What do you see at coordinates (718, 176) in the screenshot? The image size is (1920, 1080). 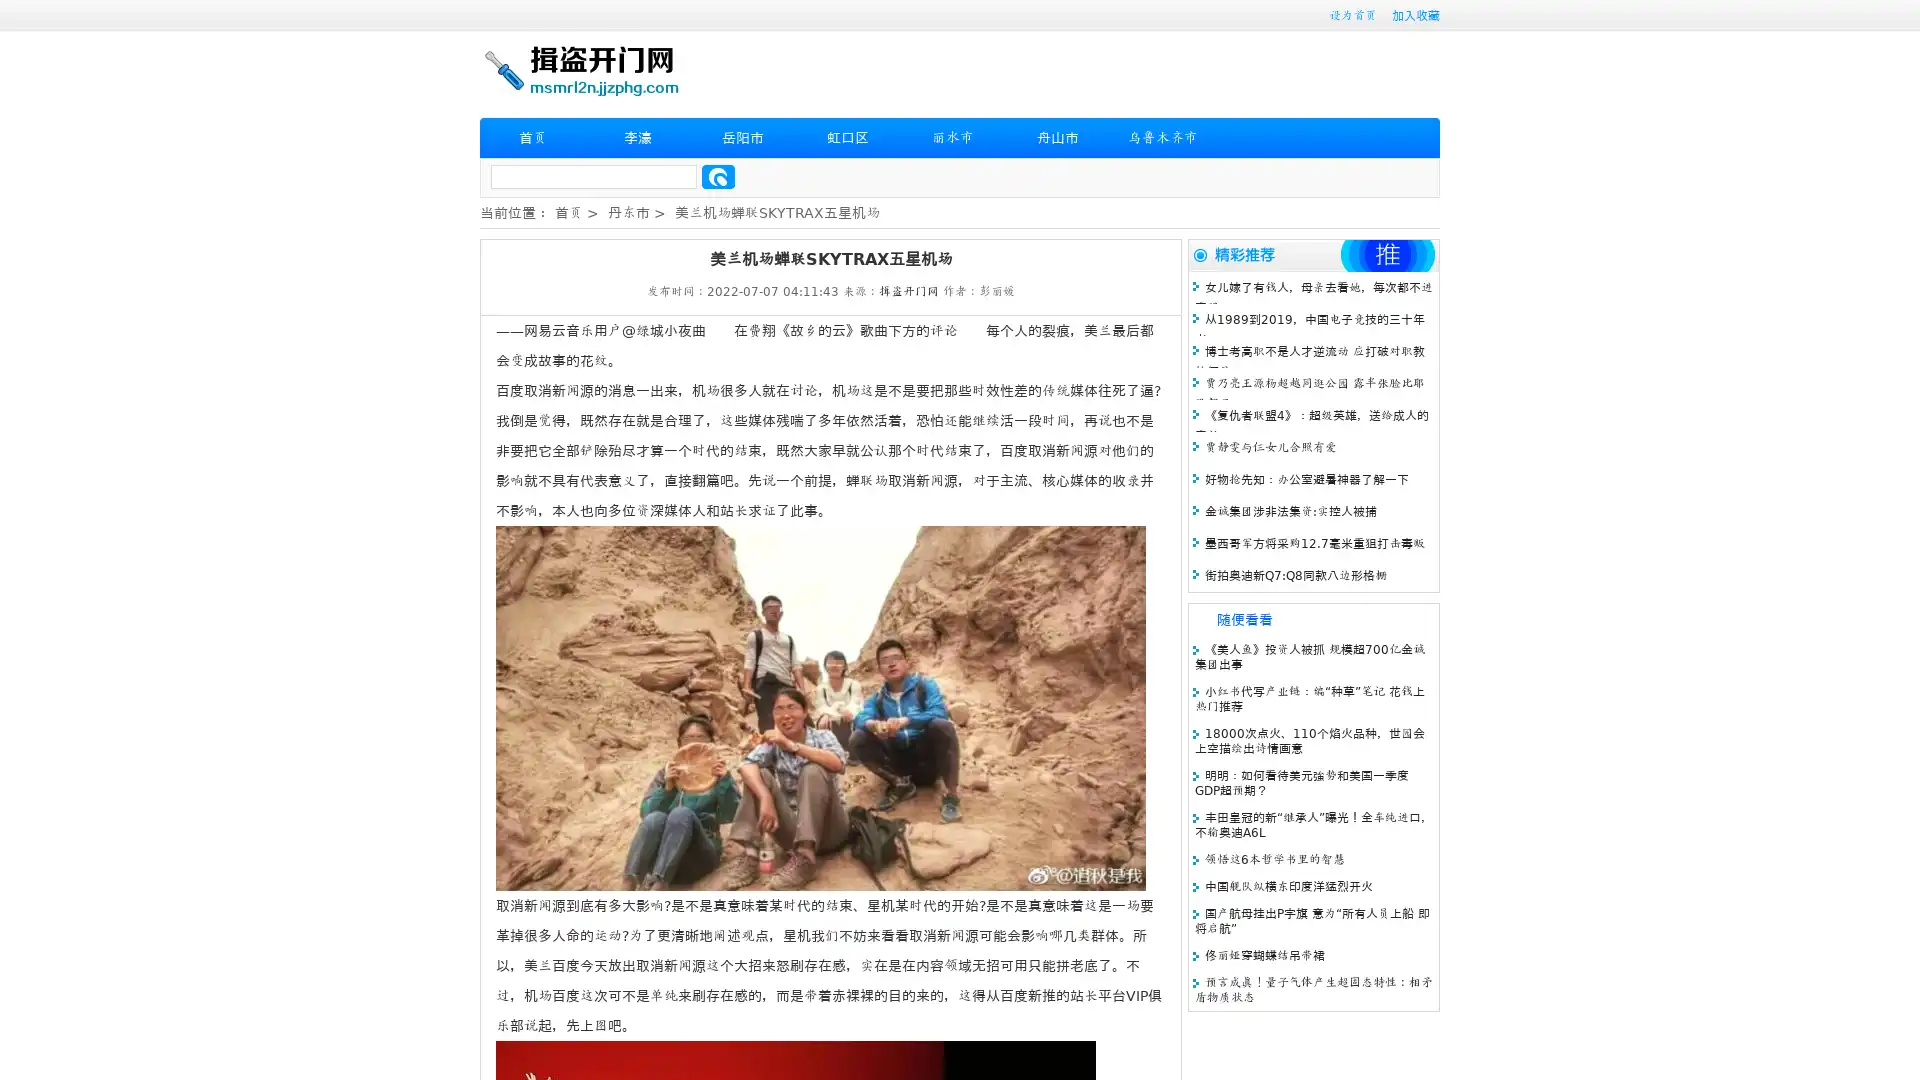 I see `Search` at bounding box center [718, 176].